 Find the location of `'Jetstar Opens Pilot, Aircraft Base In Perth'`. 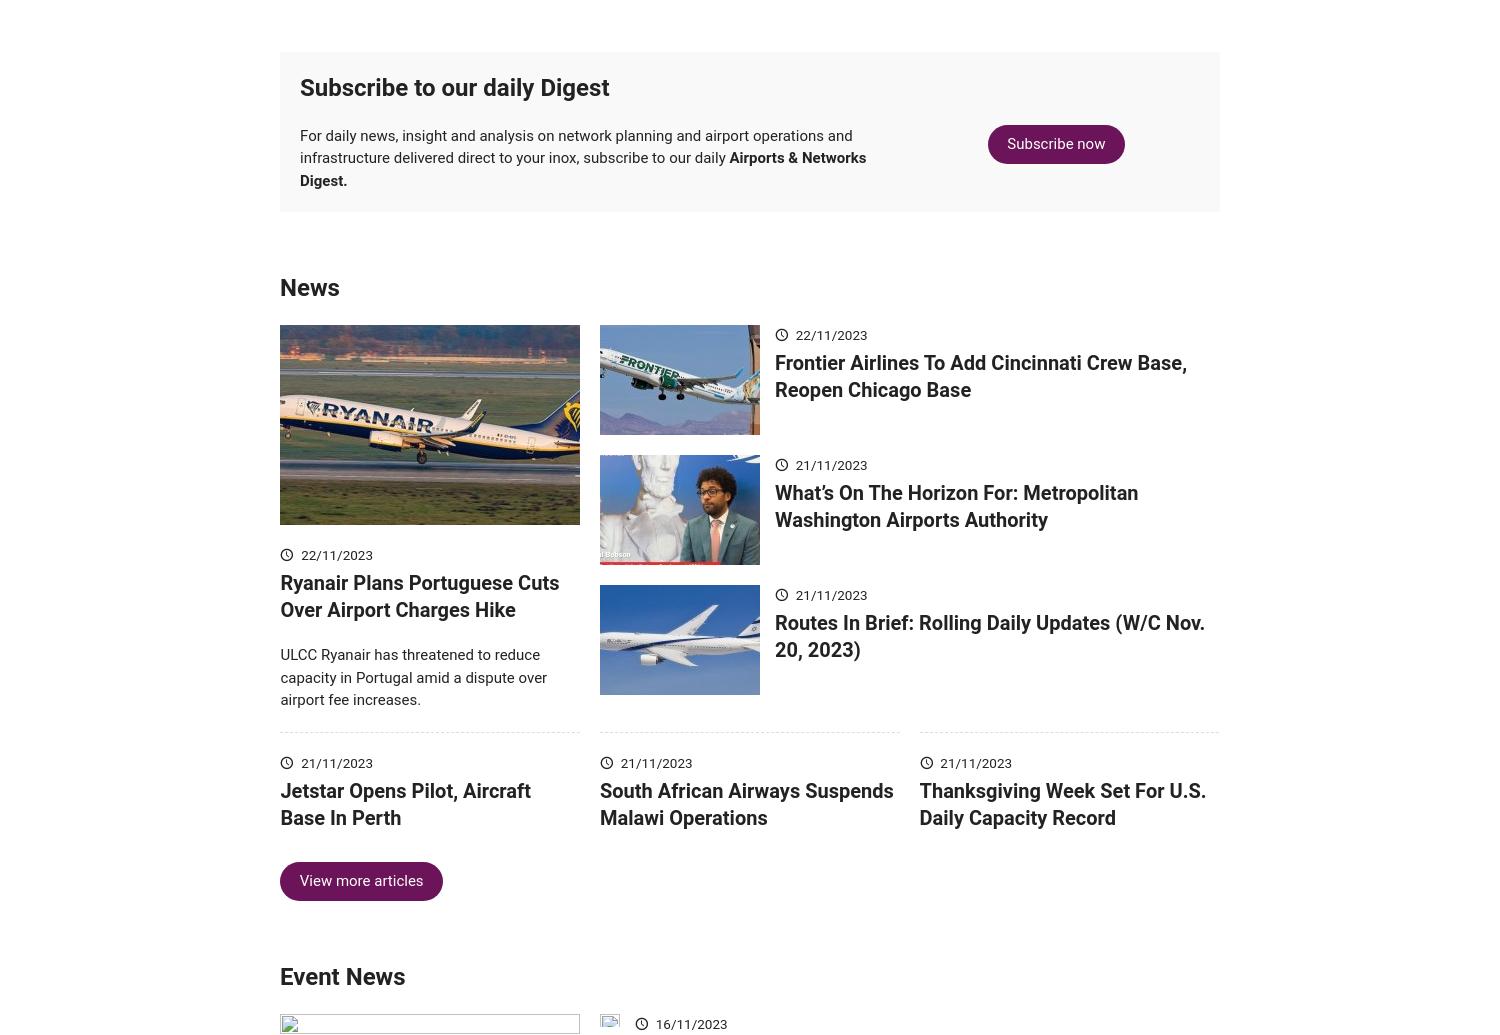

'Jetstar Opens Pilot, Aircraft Base In Perth' is located at coordinates (405, 832).